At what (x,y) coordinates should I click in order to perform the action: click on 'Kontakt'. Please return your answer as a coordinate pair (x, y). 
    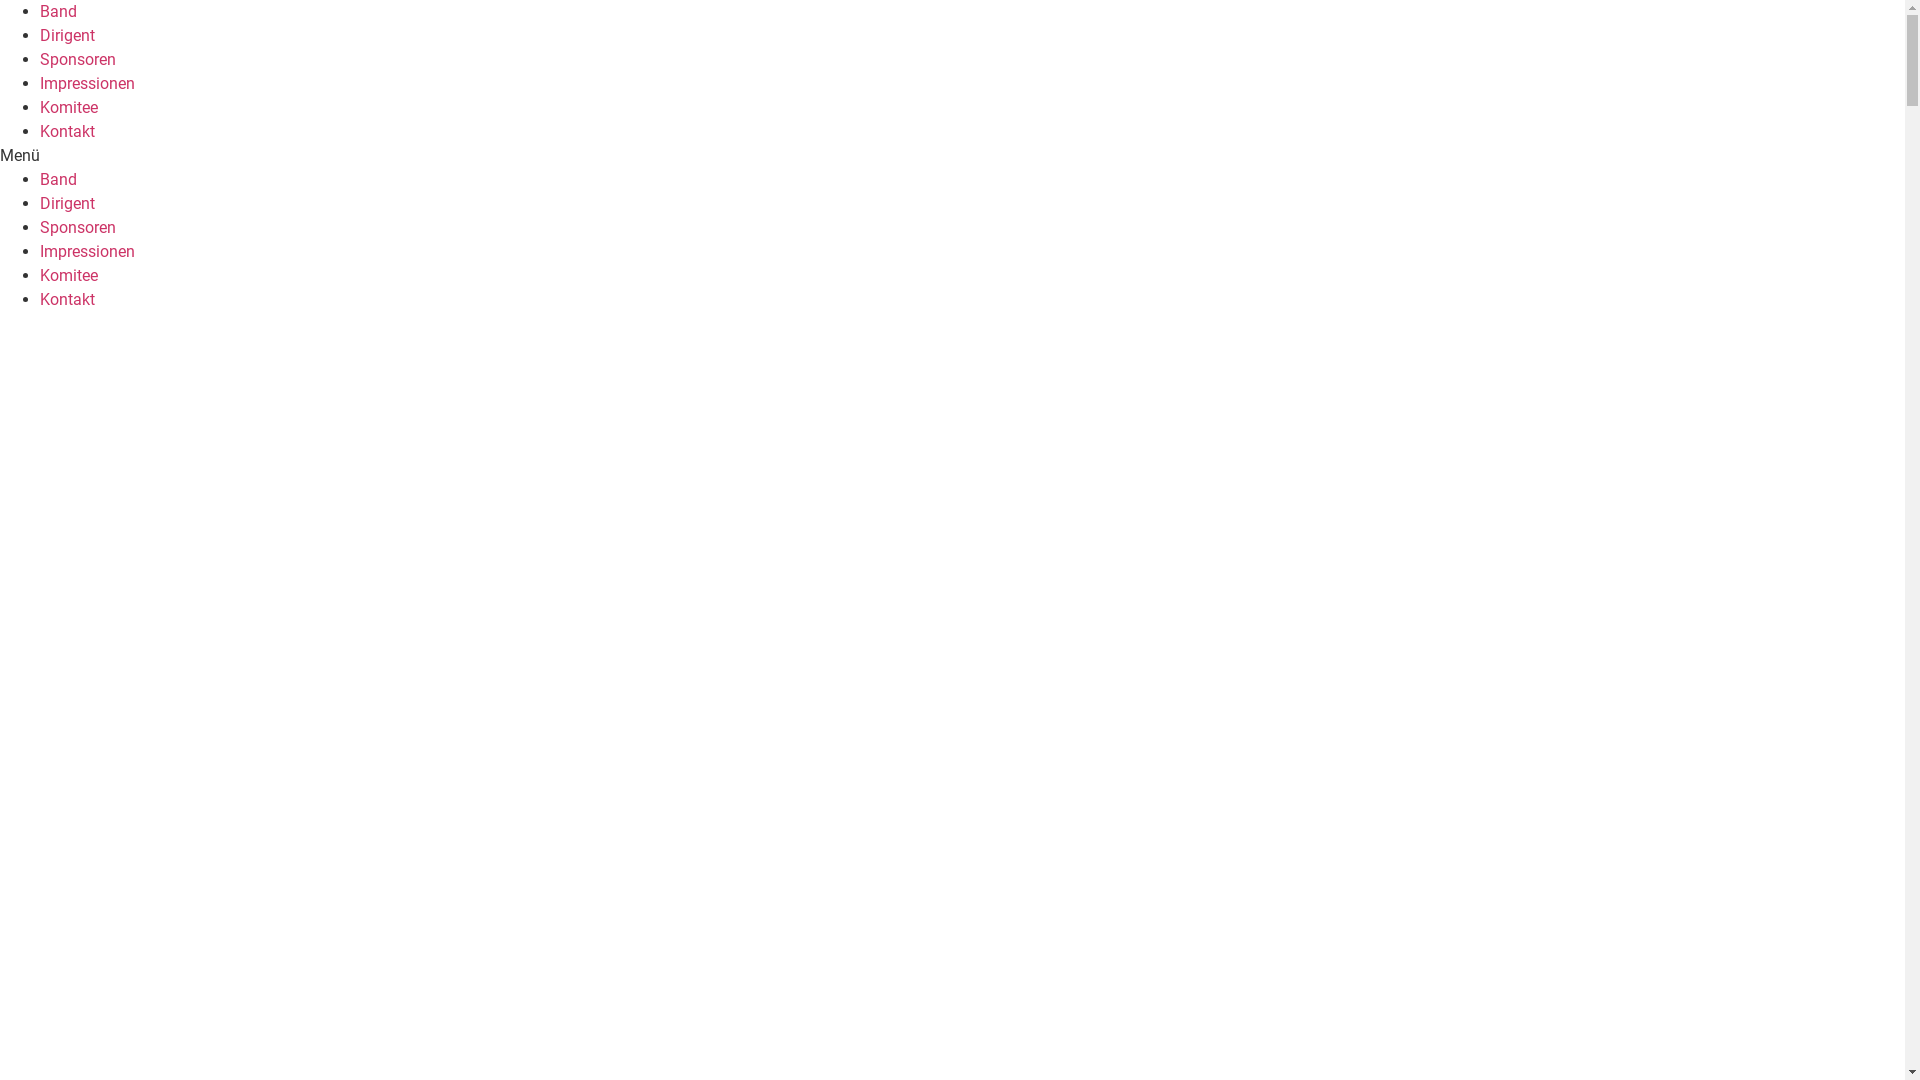
    Looking at the image, I should click on (67, 299).